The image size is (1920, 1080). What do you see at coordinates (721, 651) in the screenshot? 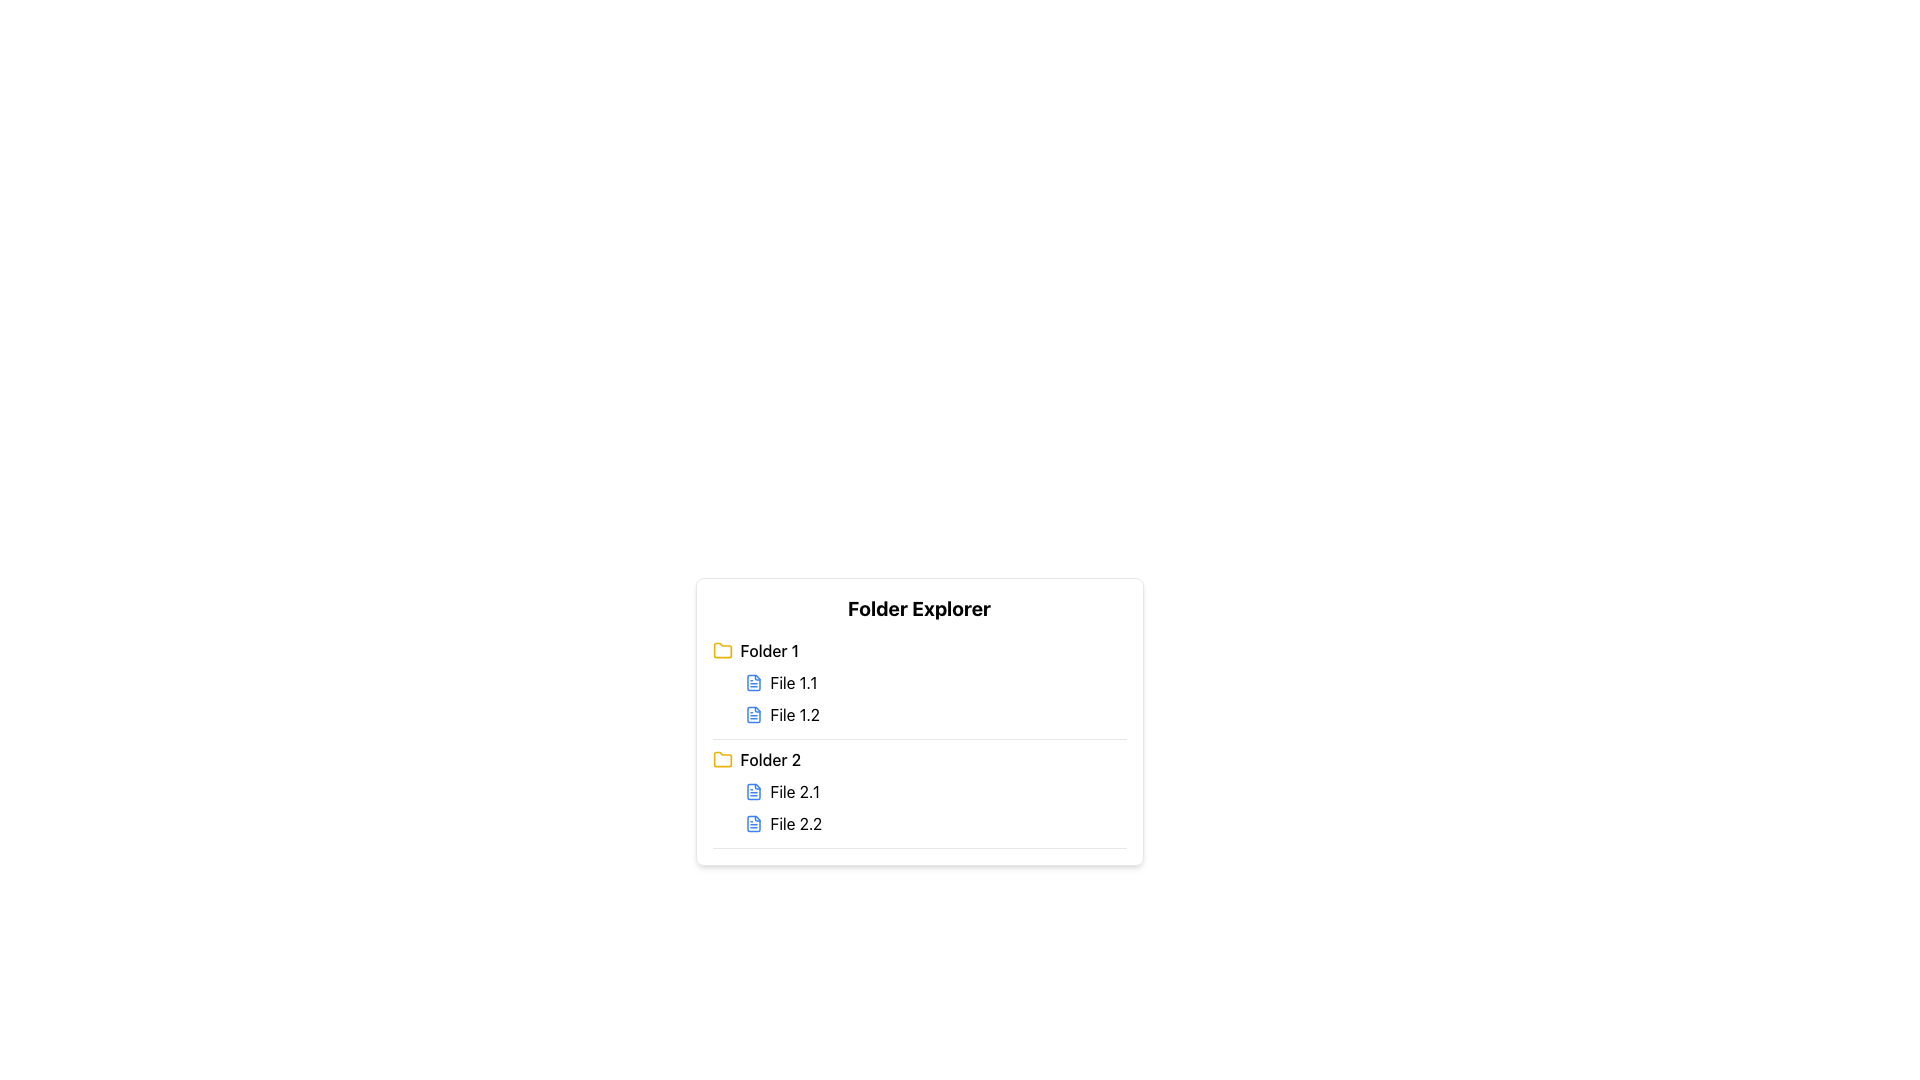
I see `the small yellow folder icon located immediately to the left of the text labeled 'Folder 1'` at bounding box center [721, 651].